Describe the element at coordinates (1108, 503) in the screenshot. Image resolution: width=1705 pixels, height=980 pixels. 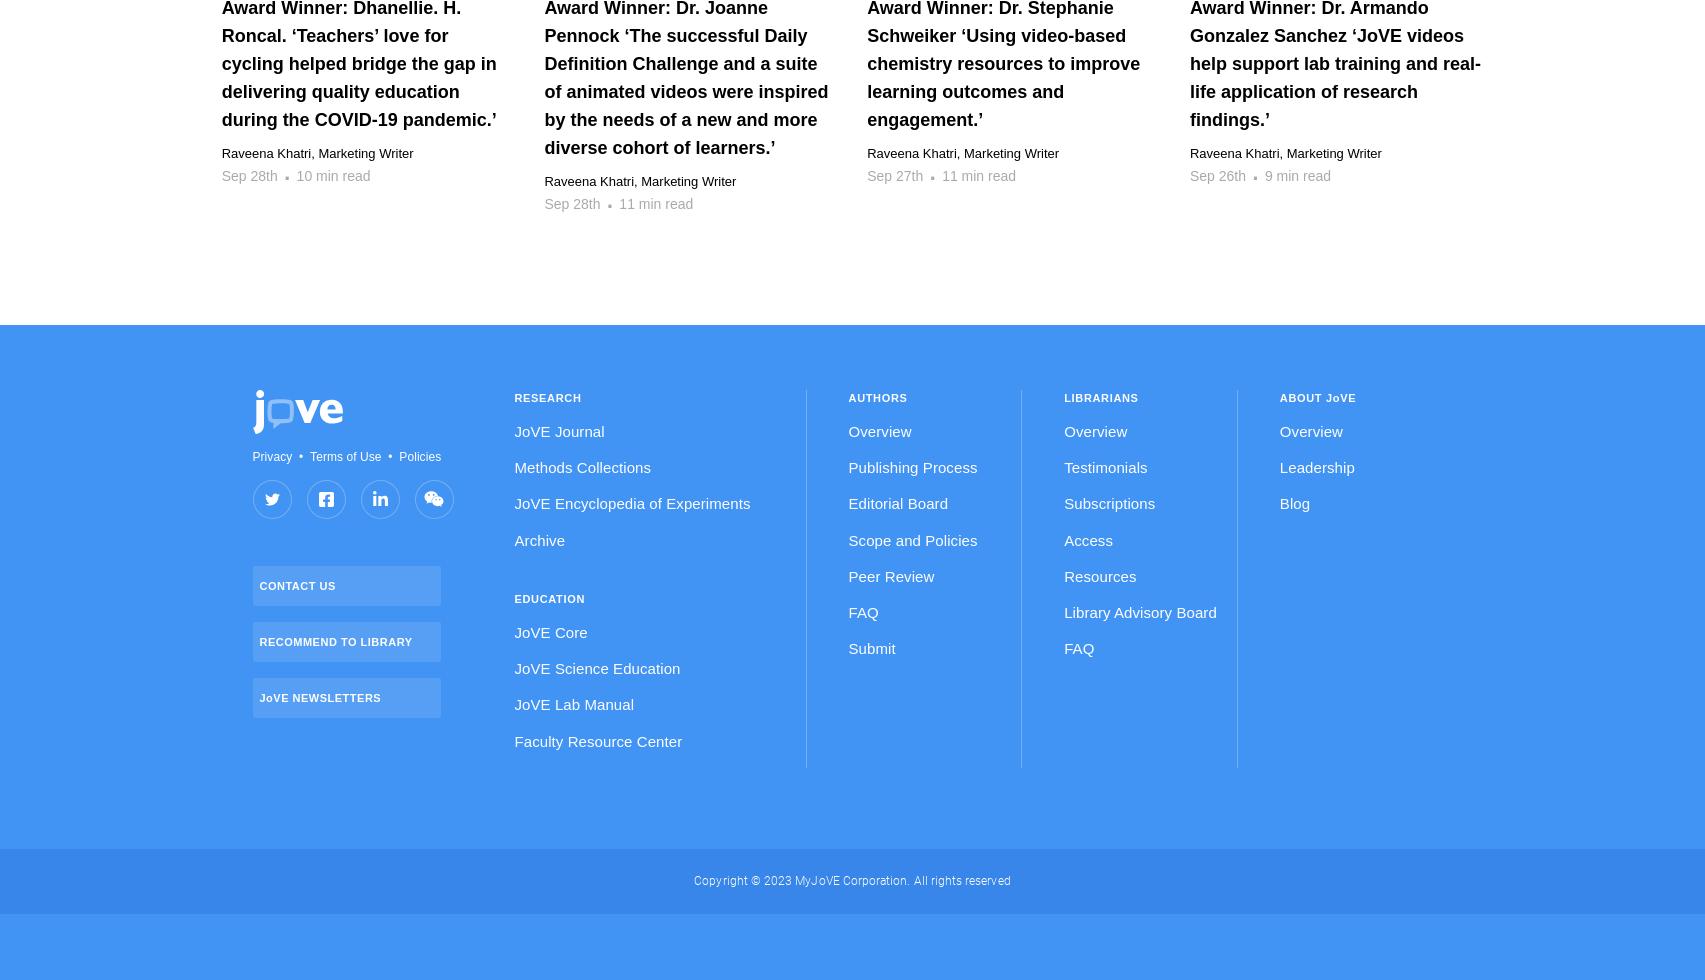
I see `'Subscriptions'` at that location.